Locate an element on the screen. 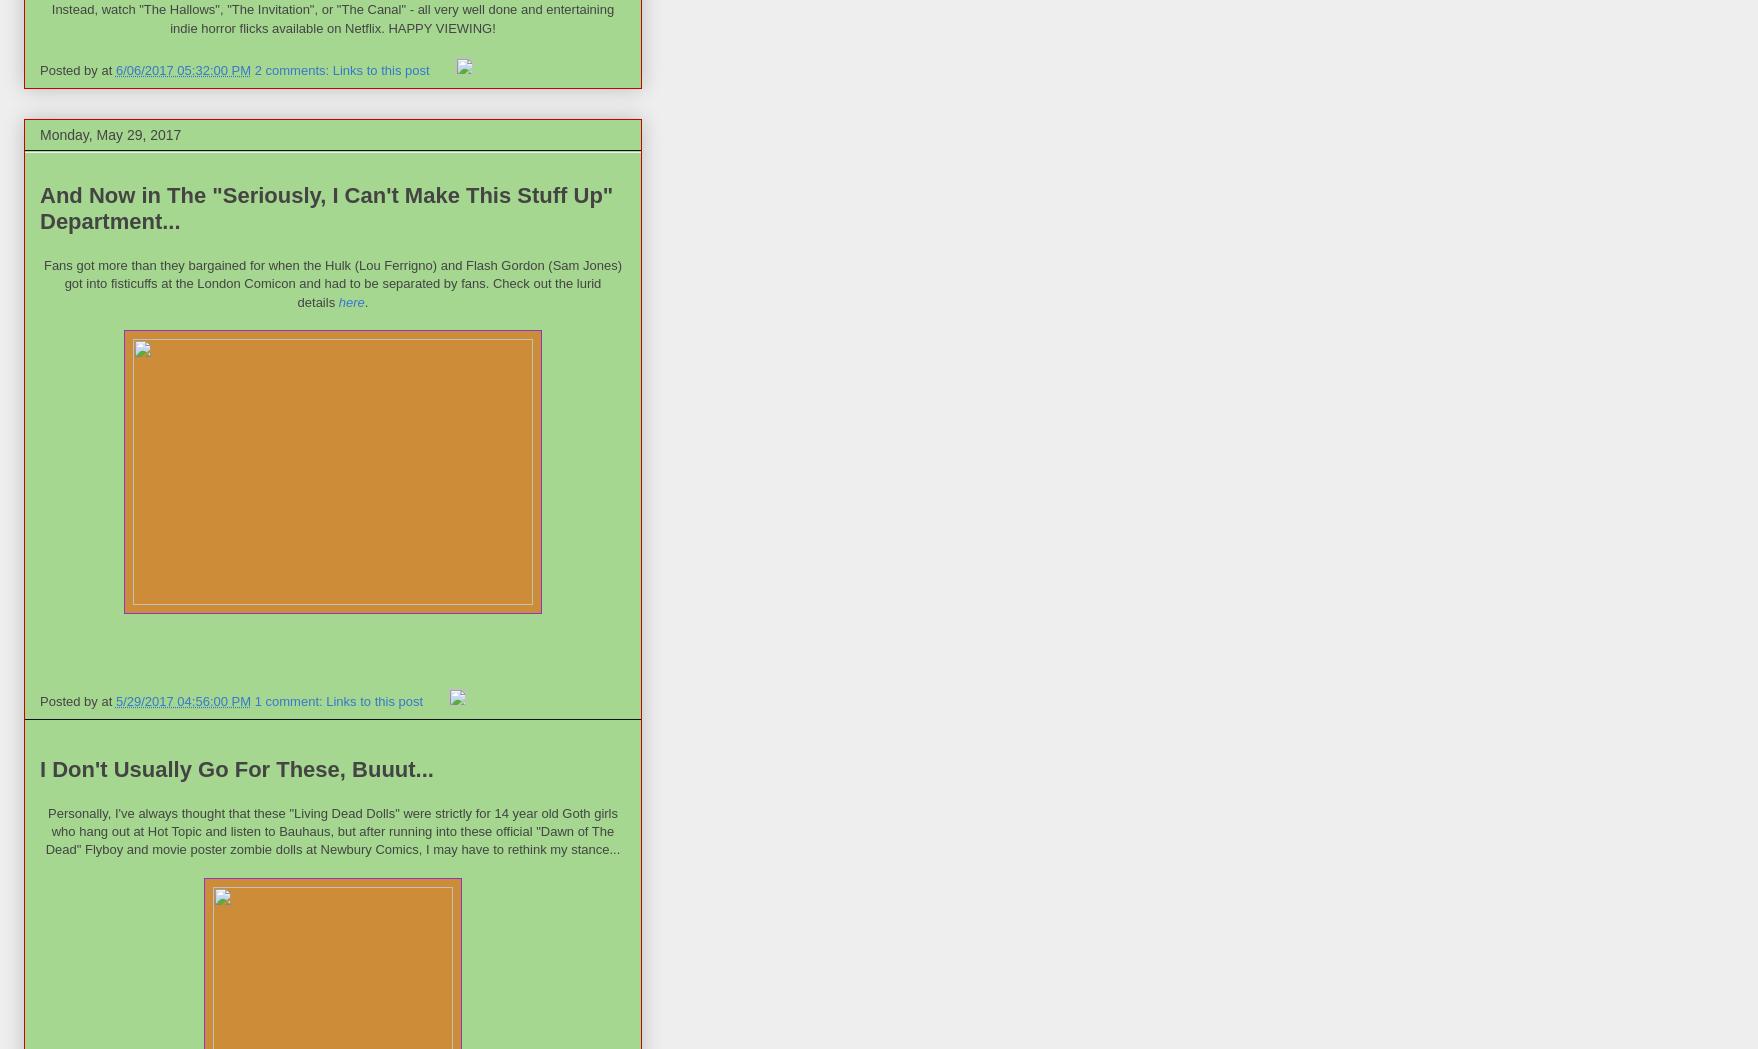  '2 comments:' is located at coordinates (290, 70).